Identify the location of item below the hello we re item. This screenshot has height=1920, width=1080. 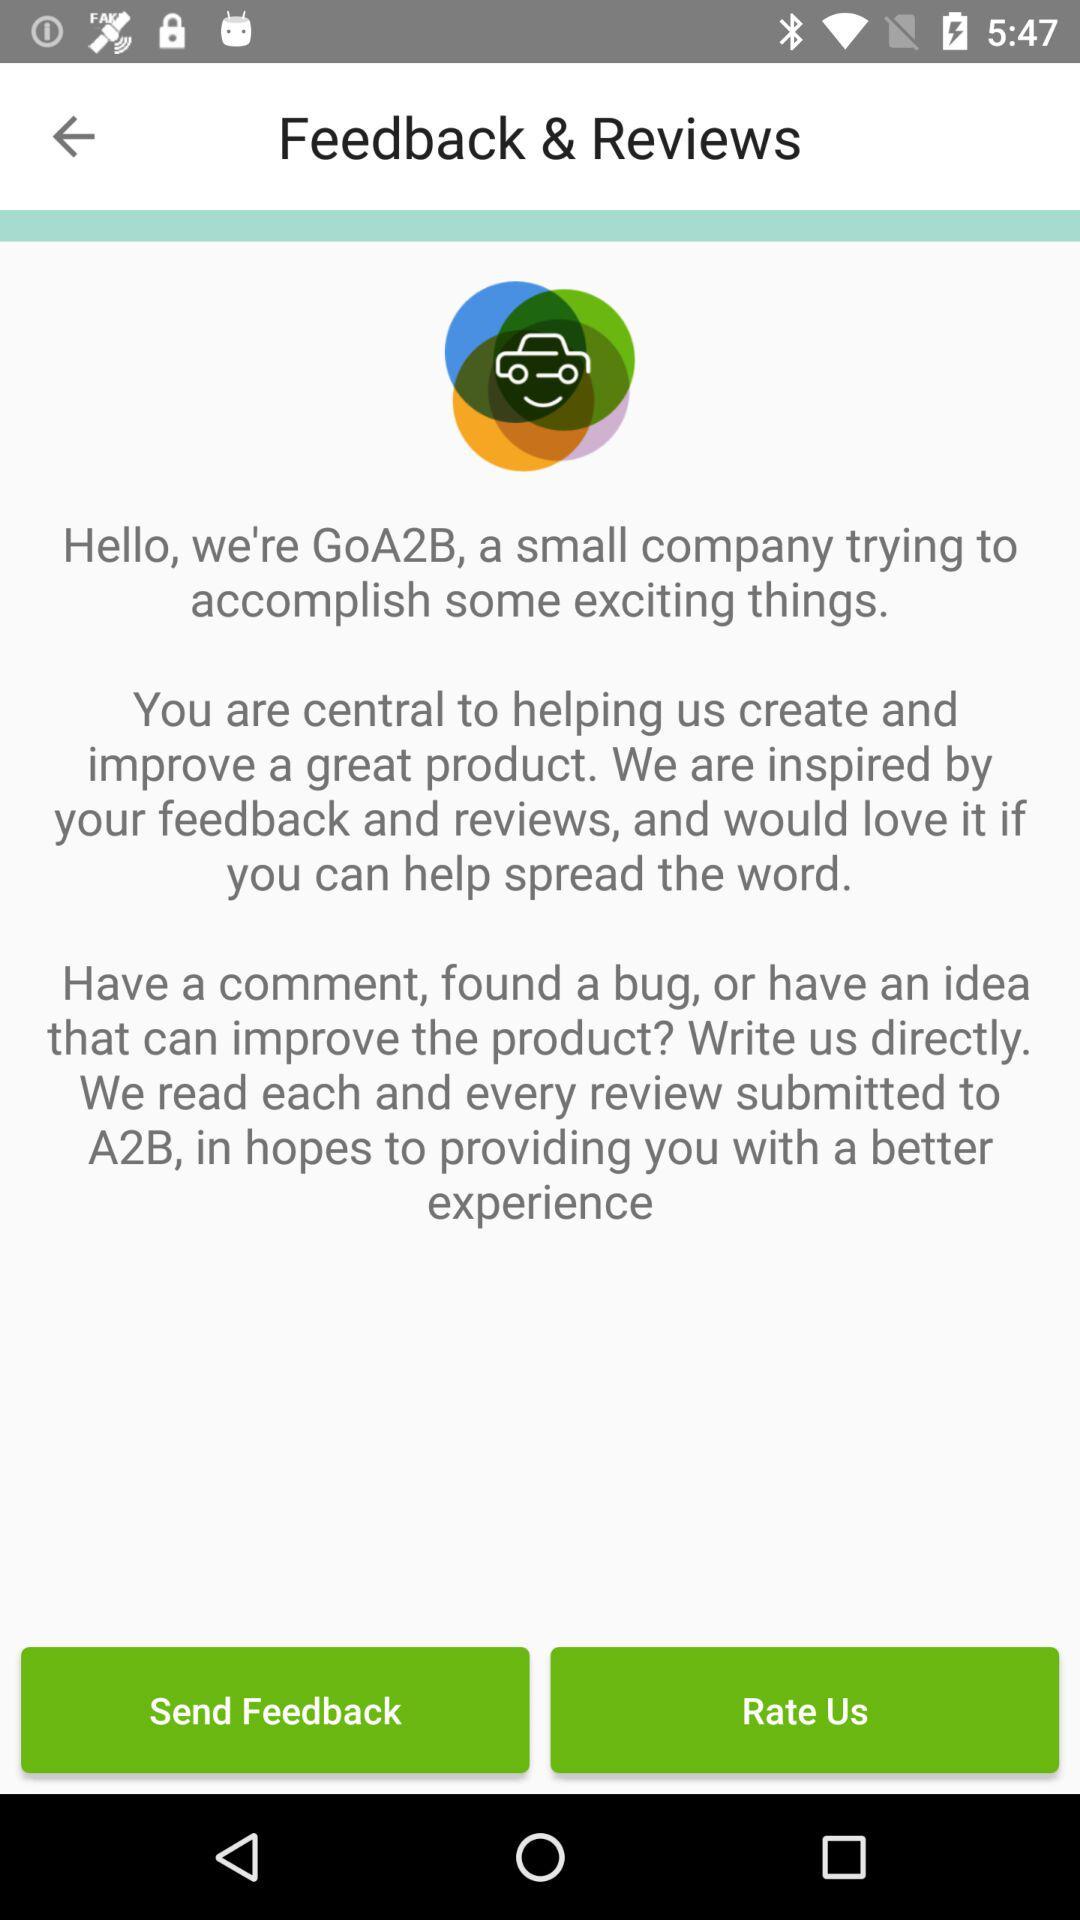
(275, 1708).